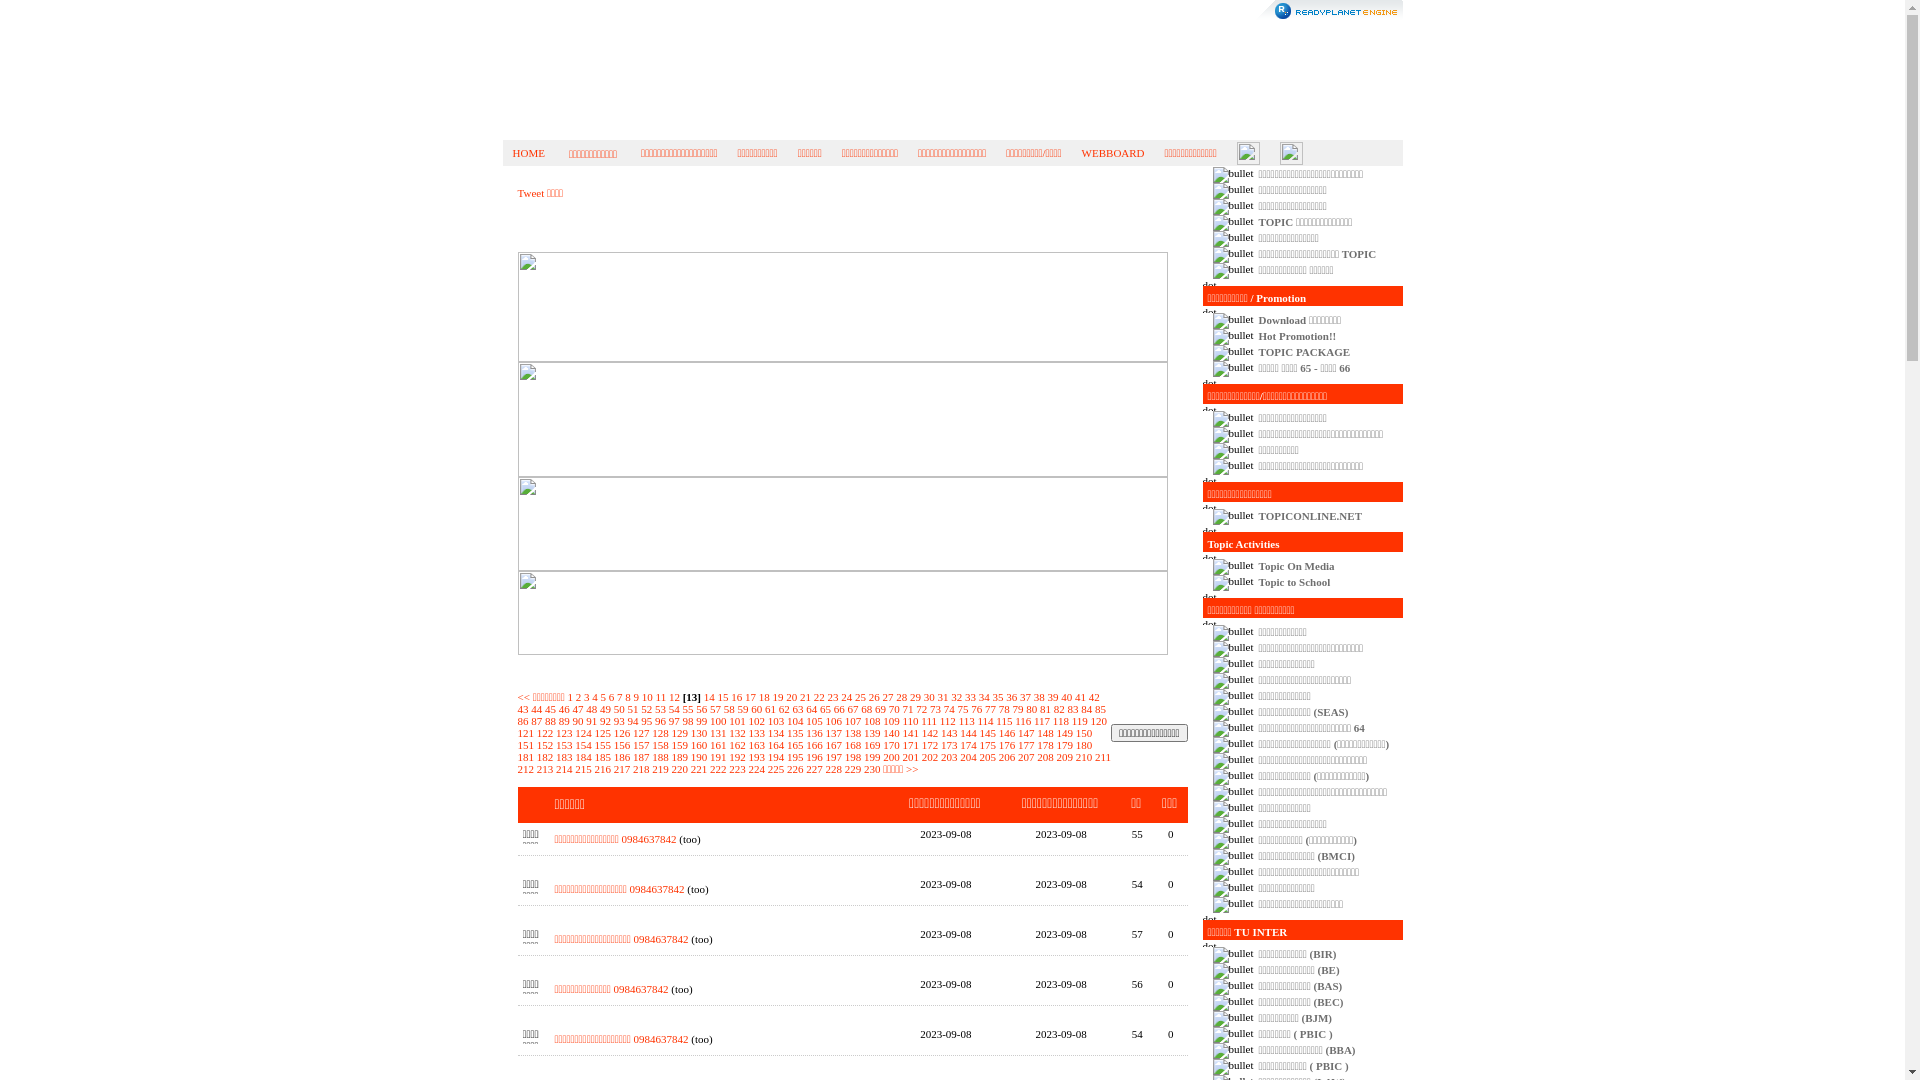 This screenshot has width=1920, height=1080. What do you see at coordinates (604, 721) in the screenshot?
I see `'92'` at bounding box center [604, 721].